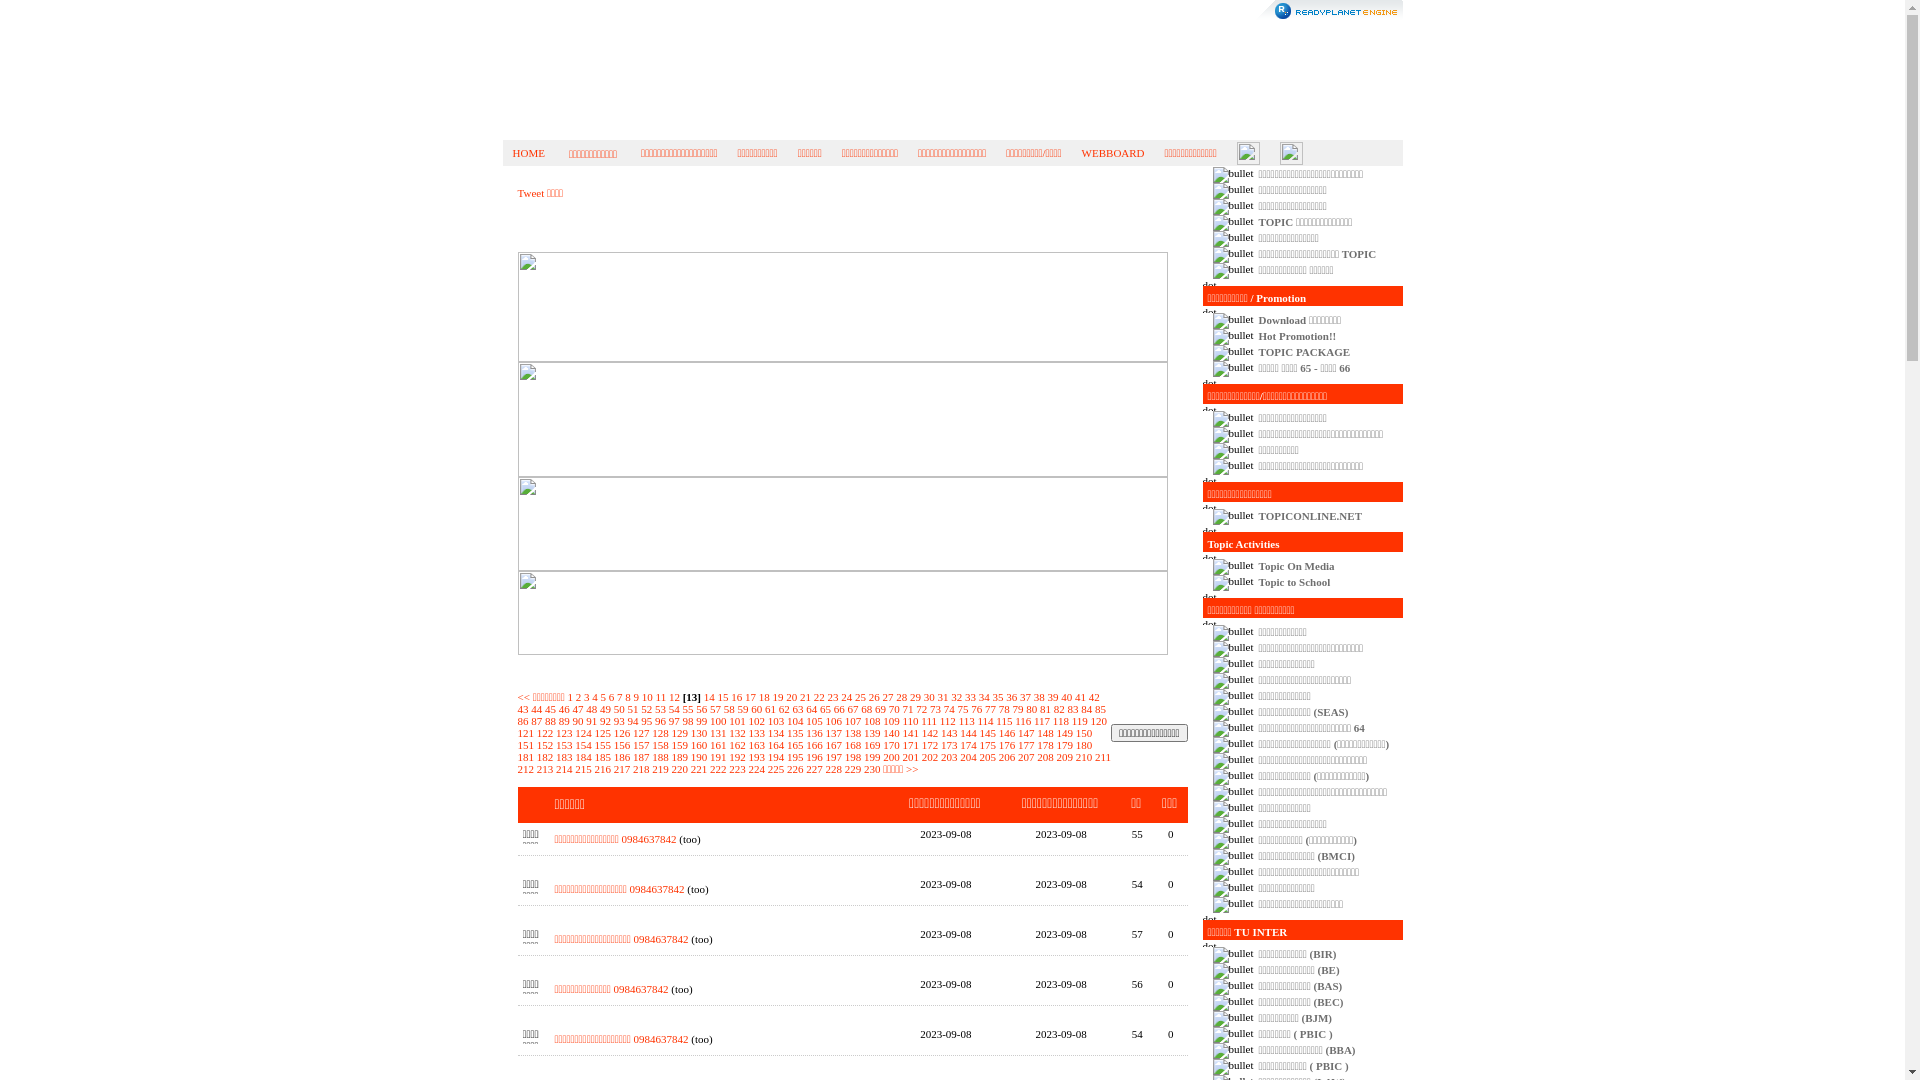 This screenshot has width=1920, height=1080. What do you see at coordinates (604, 721) in the screenshot?
I see `'92'` at bounding box center [604, 721].